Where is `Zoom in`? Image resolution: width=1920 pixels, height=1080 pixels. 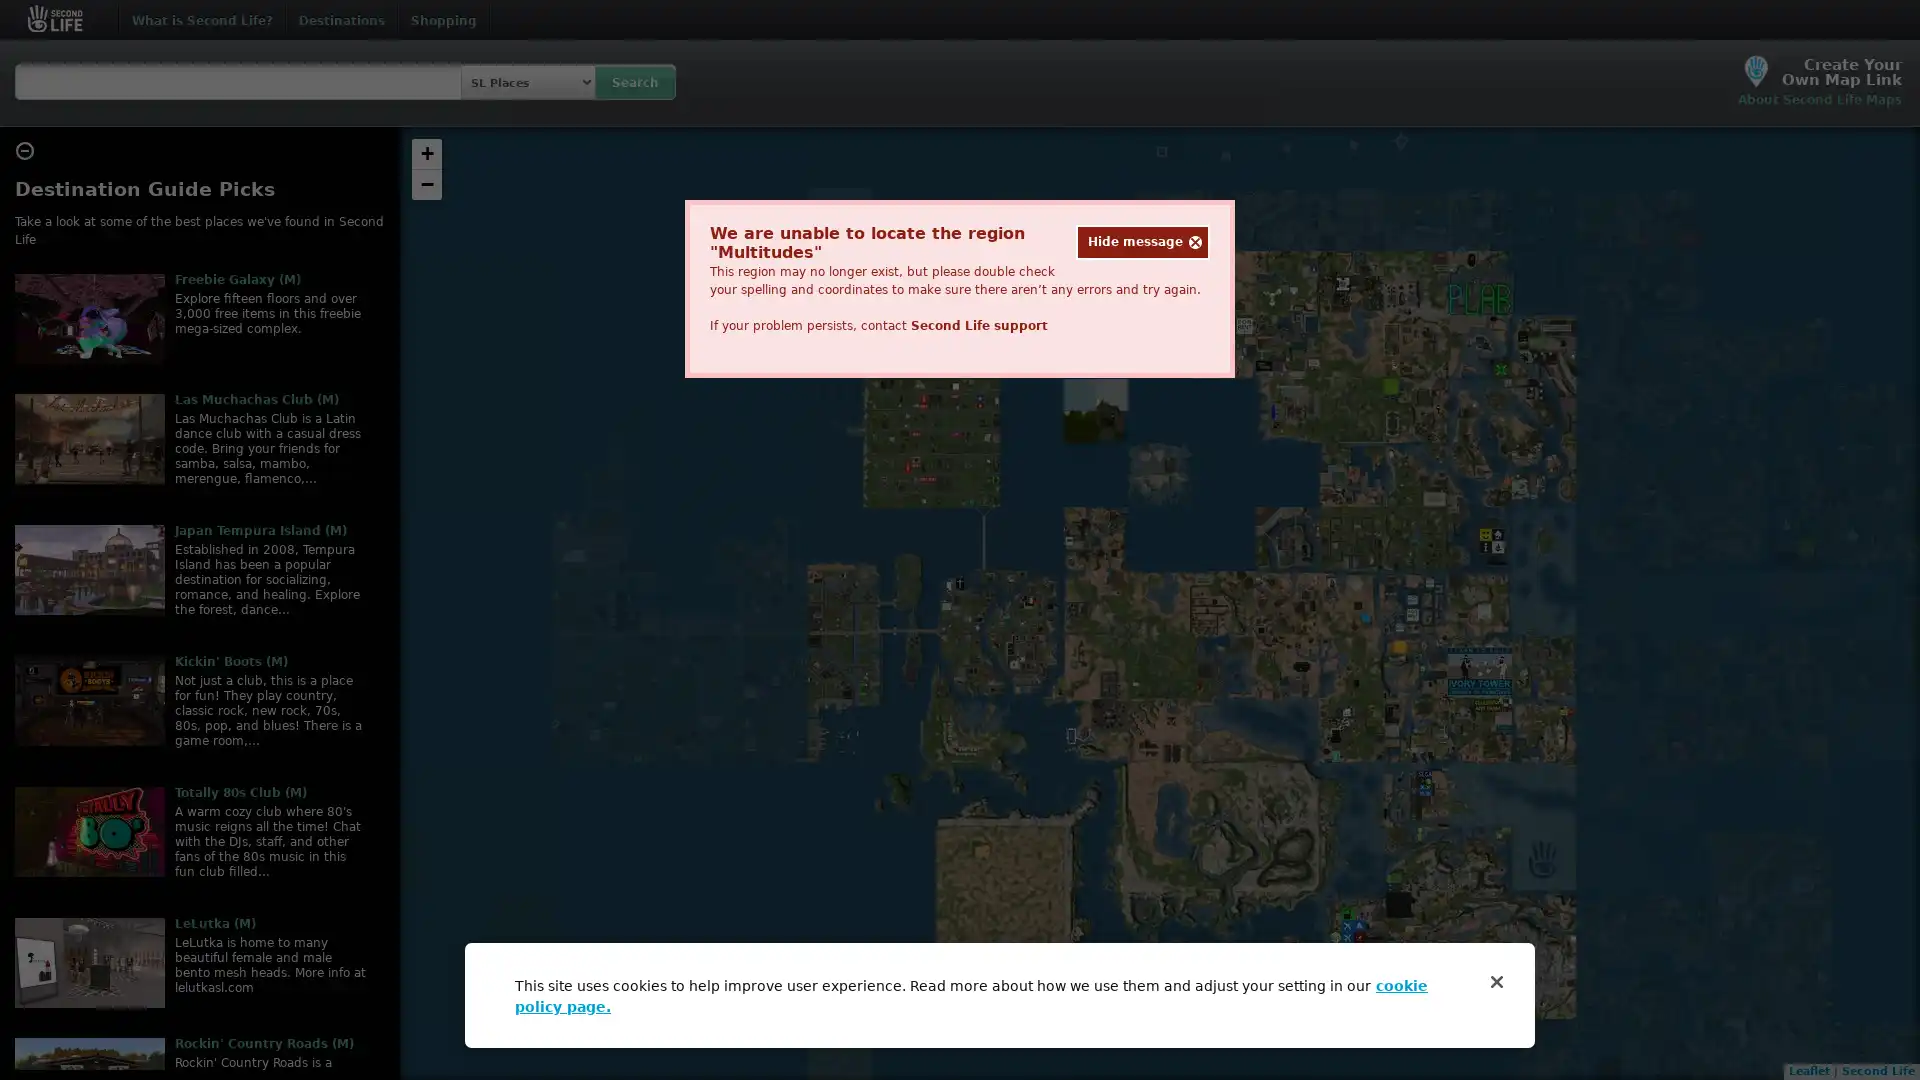
Zoom in is located at coordinates (426, 153).